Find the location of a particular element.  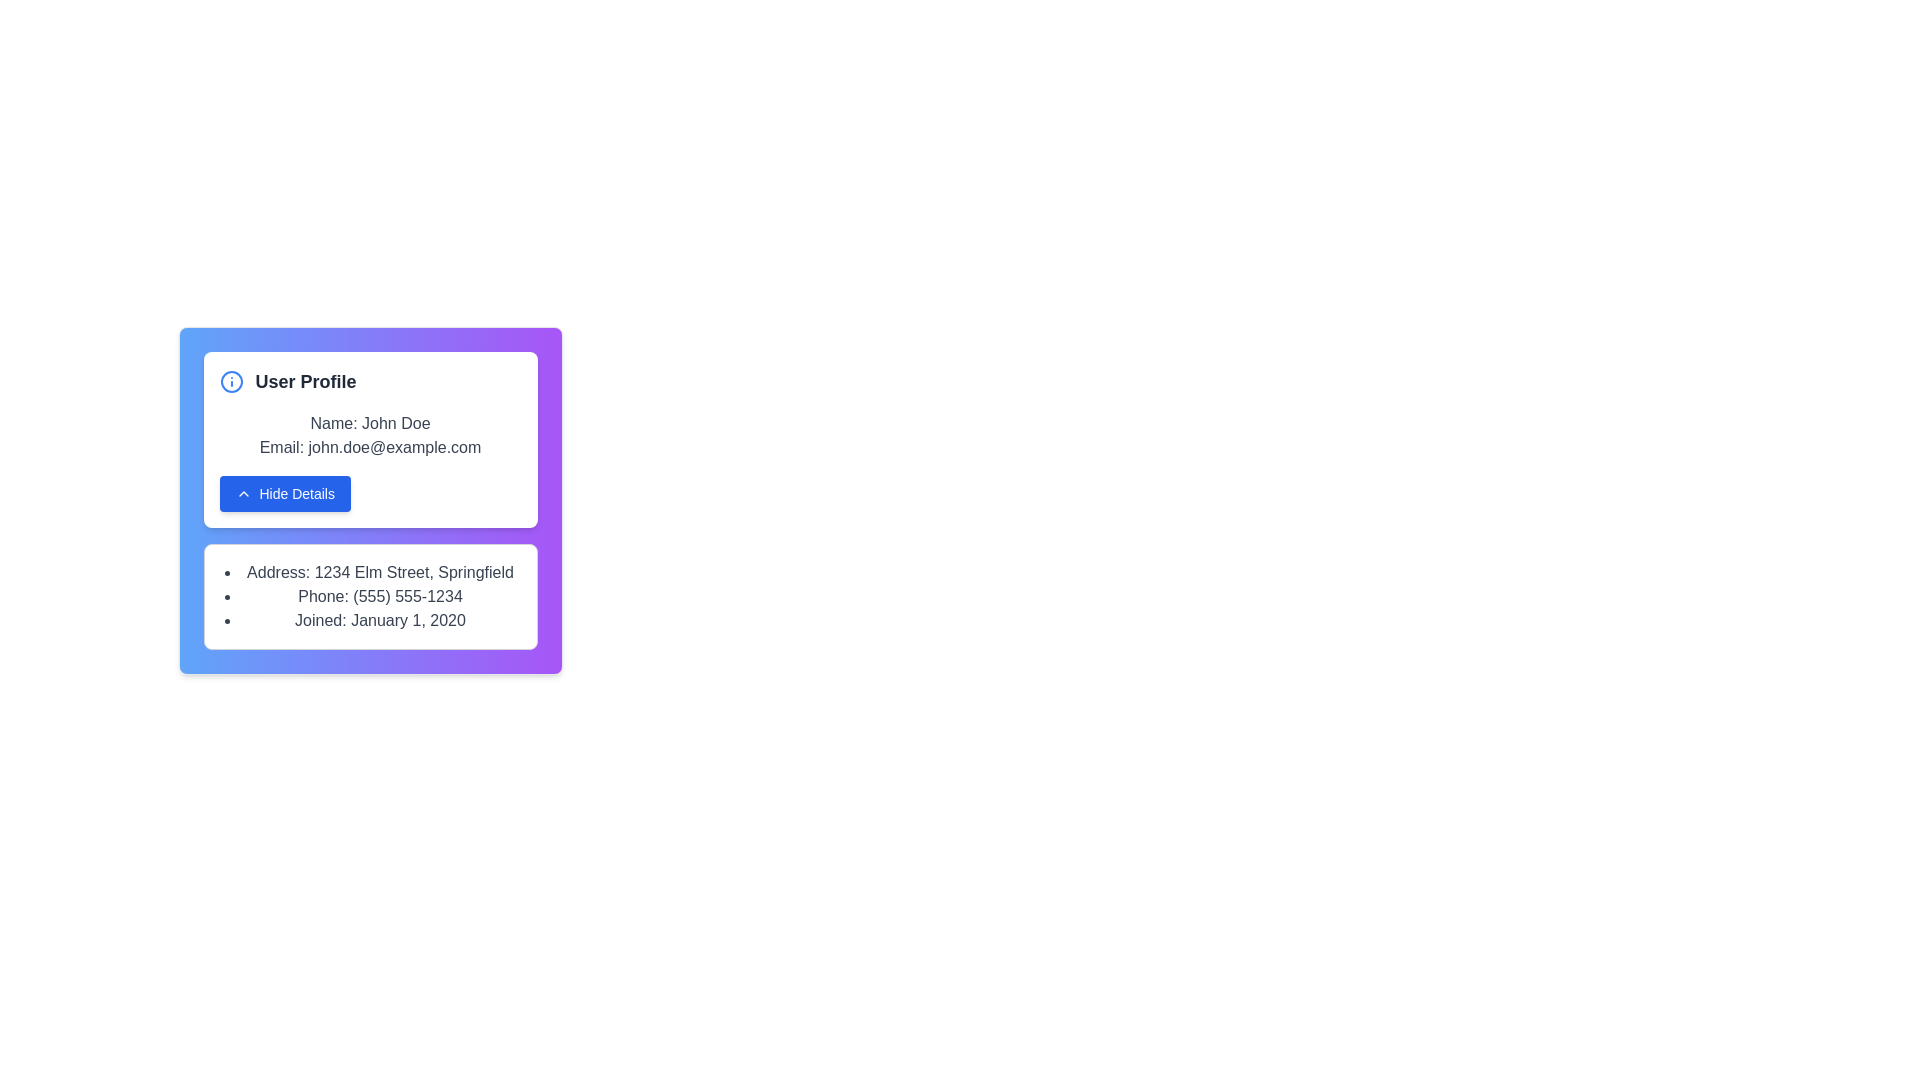

the Text Section that presents the user's personal details, located below the 'Hide Details' button in the User Profile component is located at coordinates (370, 596).